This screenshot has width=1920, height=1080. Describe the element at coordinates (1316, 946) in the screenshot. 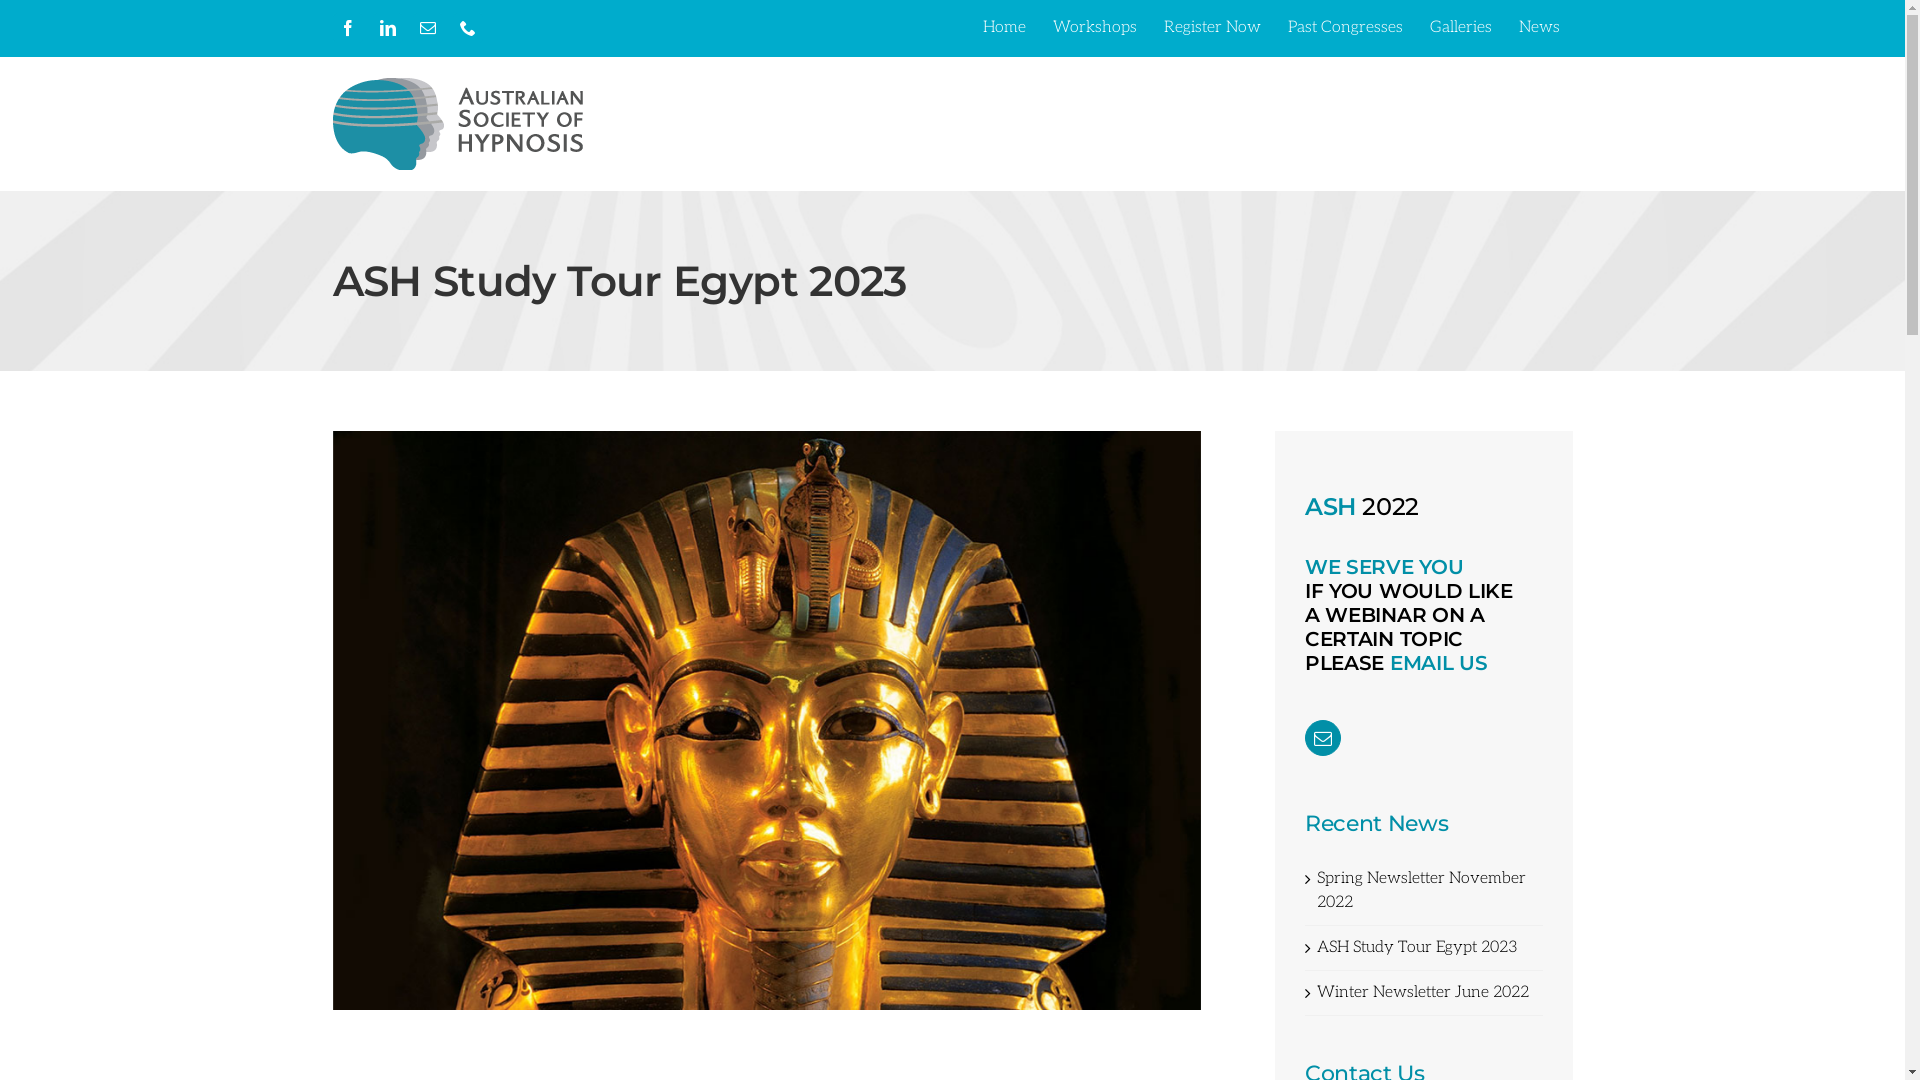

I see `'ASH Study Tour Egypt 2023'` at that location.